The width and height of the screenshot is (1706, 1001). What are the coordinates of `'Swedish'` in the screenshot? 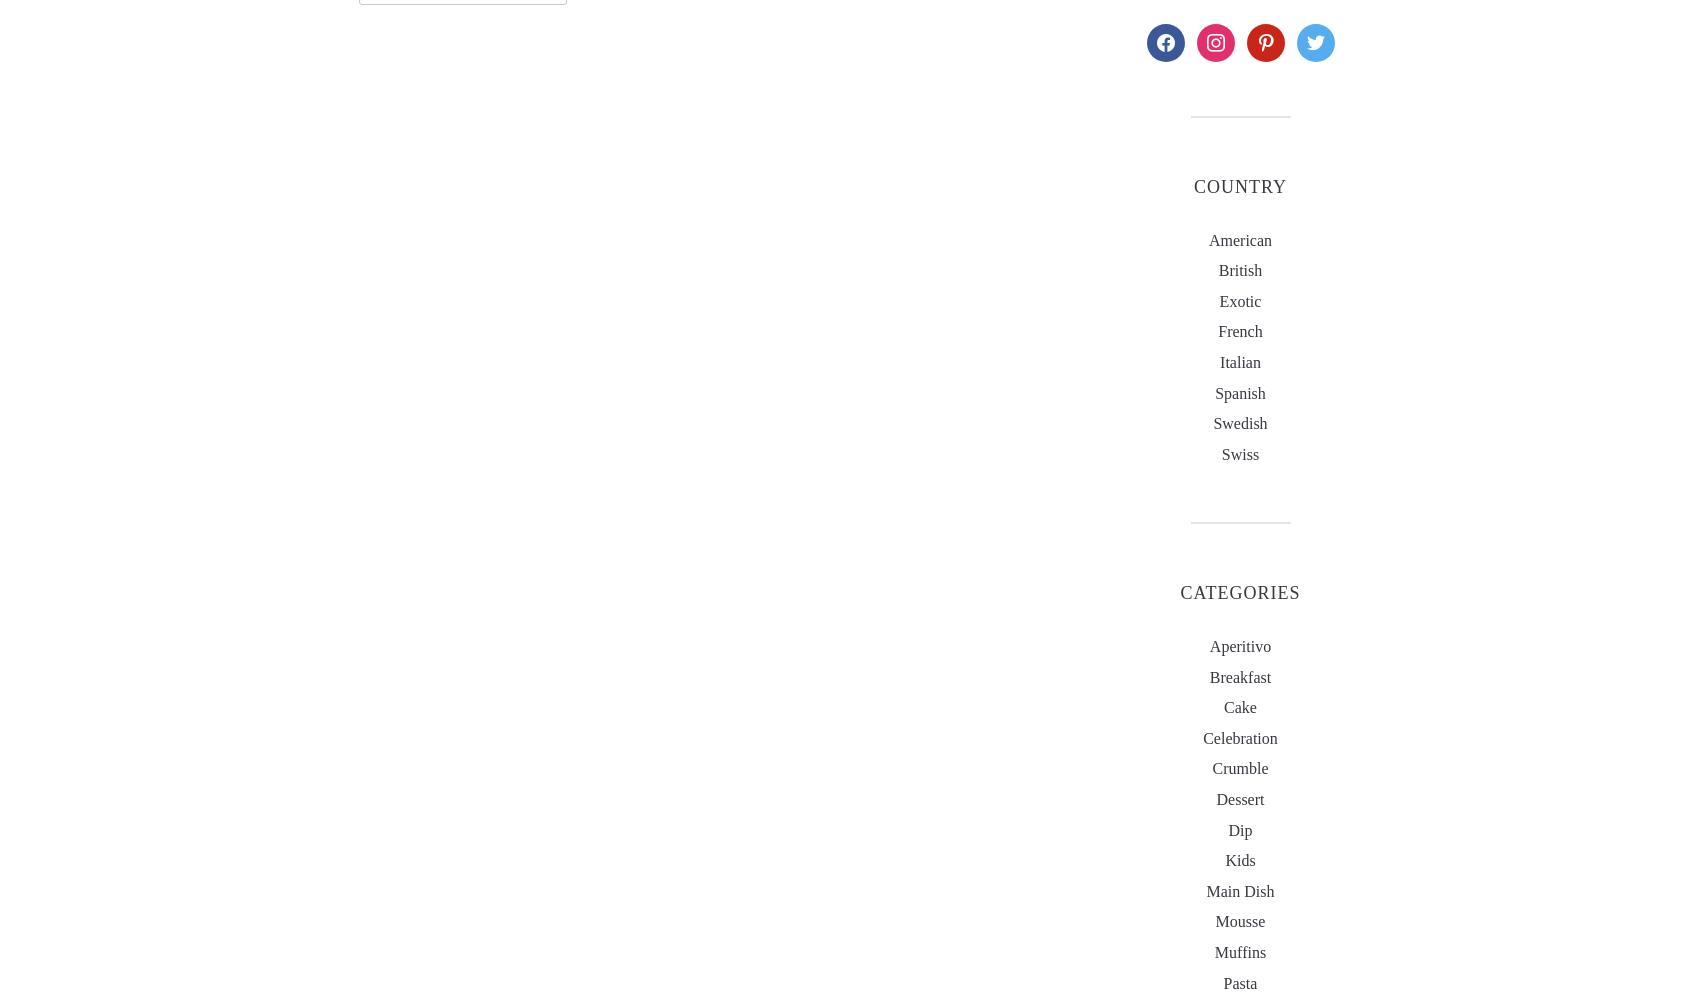 It's located at (1239, 422).